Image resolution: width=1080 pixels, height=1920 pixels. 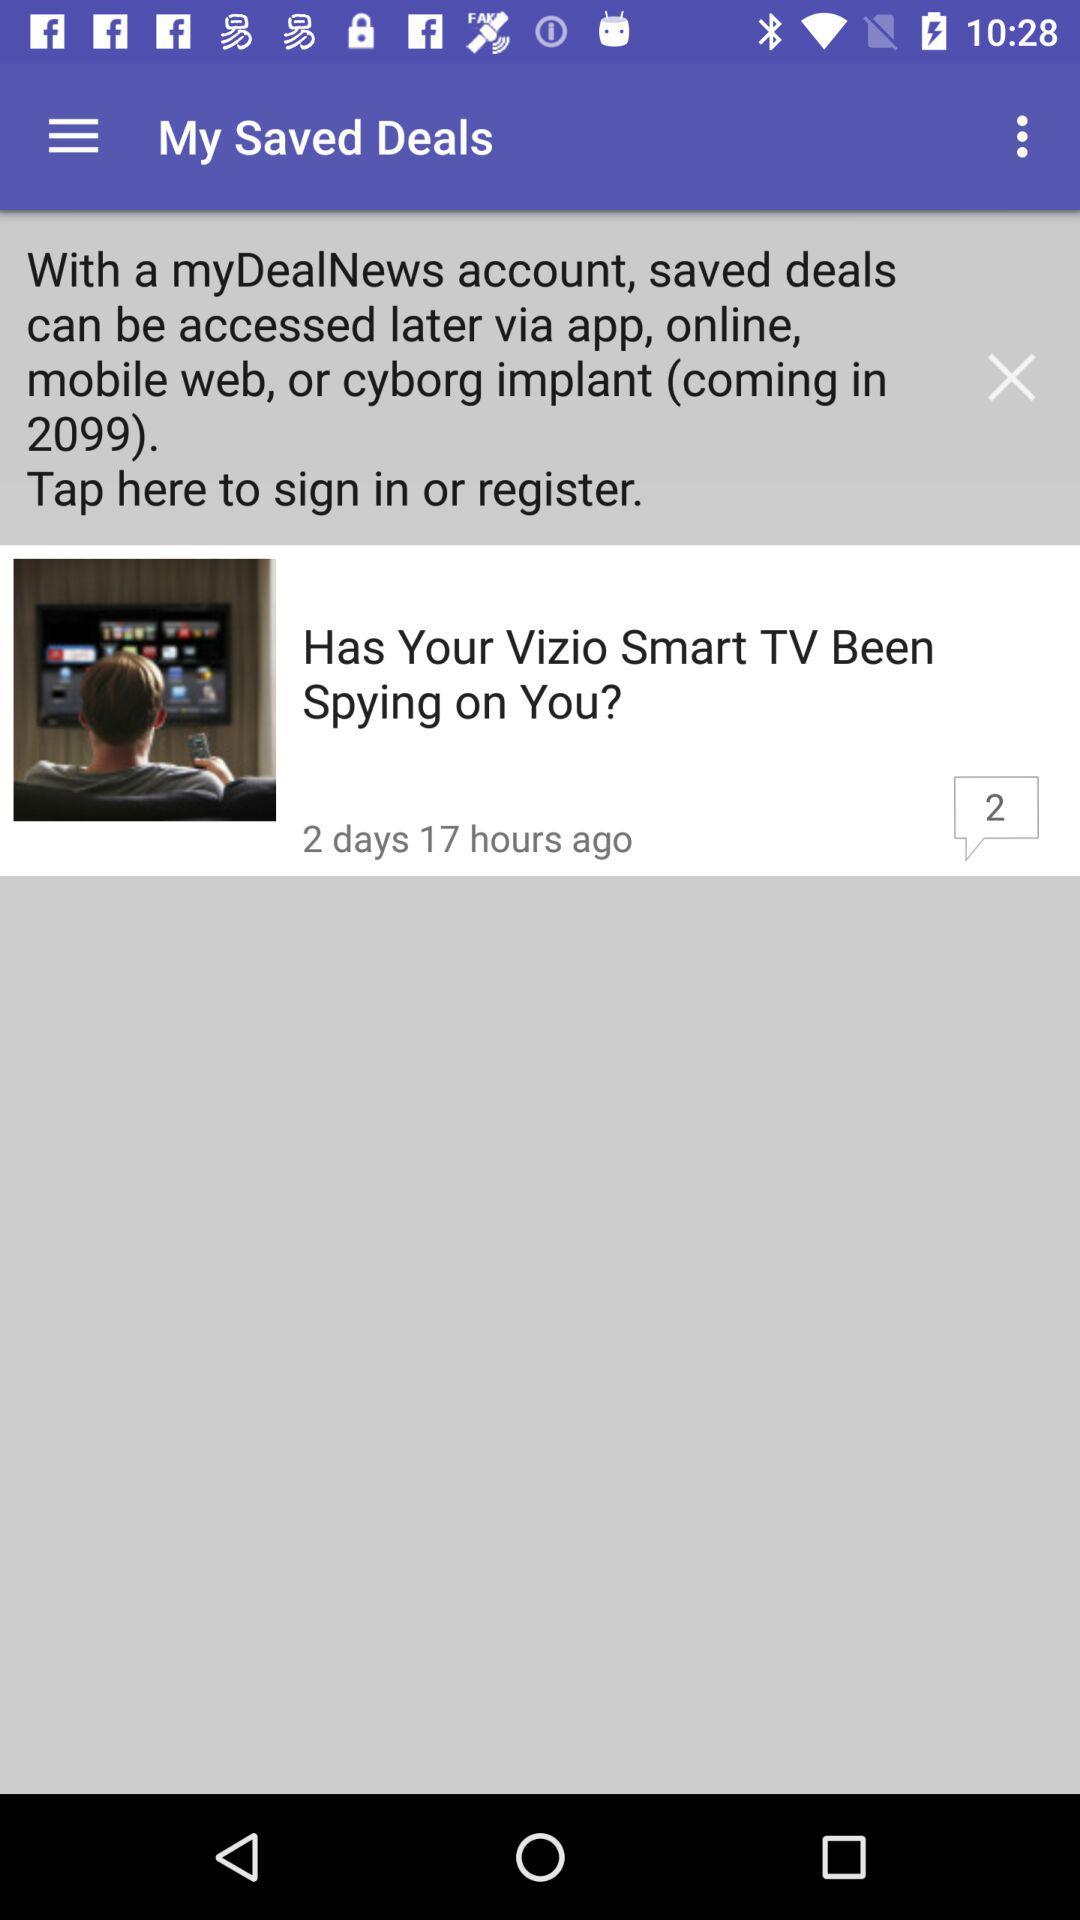 What do you see at coordinates (1027, 135) in the screenshot?
I see `the app to the right of my saved deals item` at bounding box center [1027, 135].